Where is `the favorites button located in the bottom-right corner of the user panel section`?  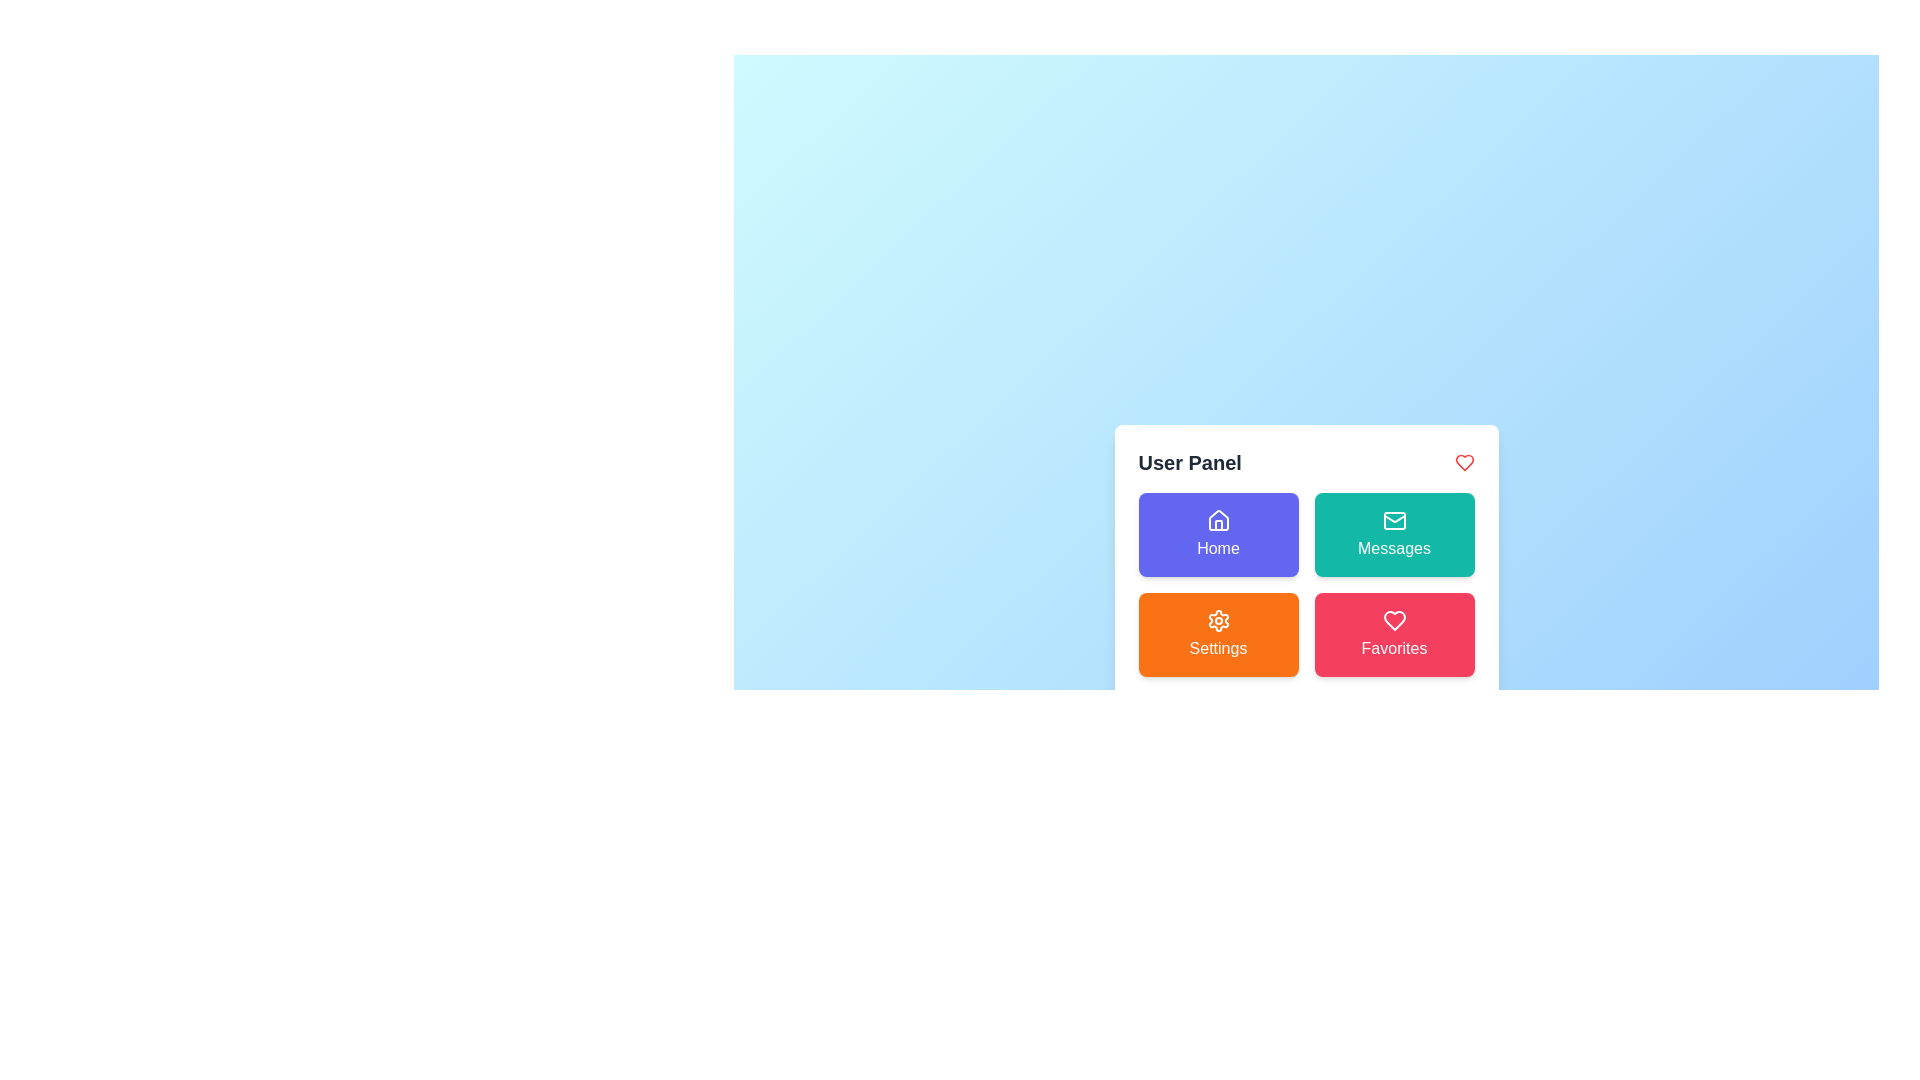 the favorites button located in the bottom-right corner of the user panel section is located at coordinates (1393, 635).